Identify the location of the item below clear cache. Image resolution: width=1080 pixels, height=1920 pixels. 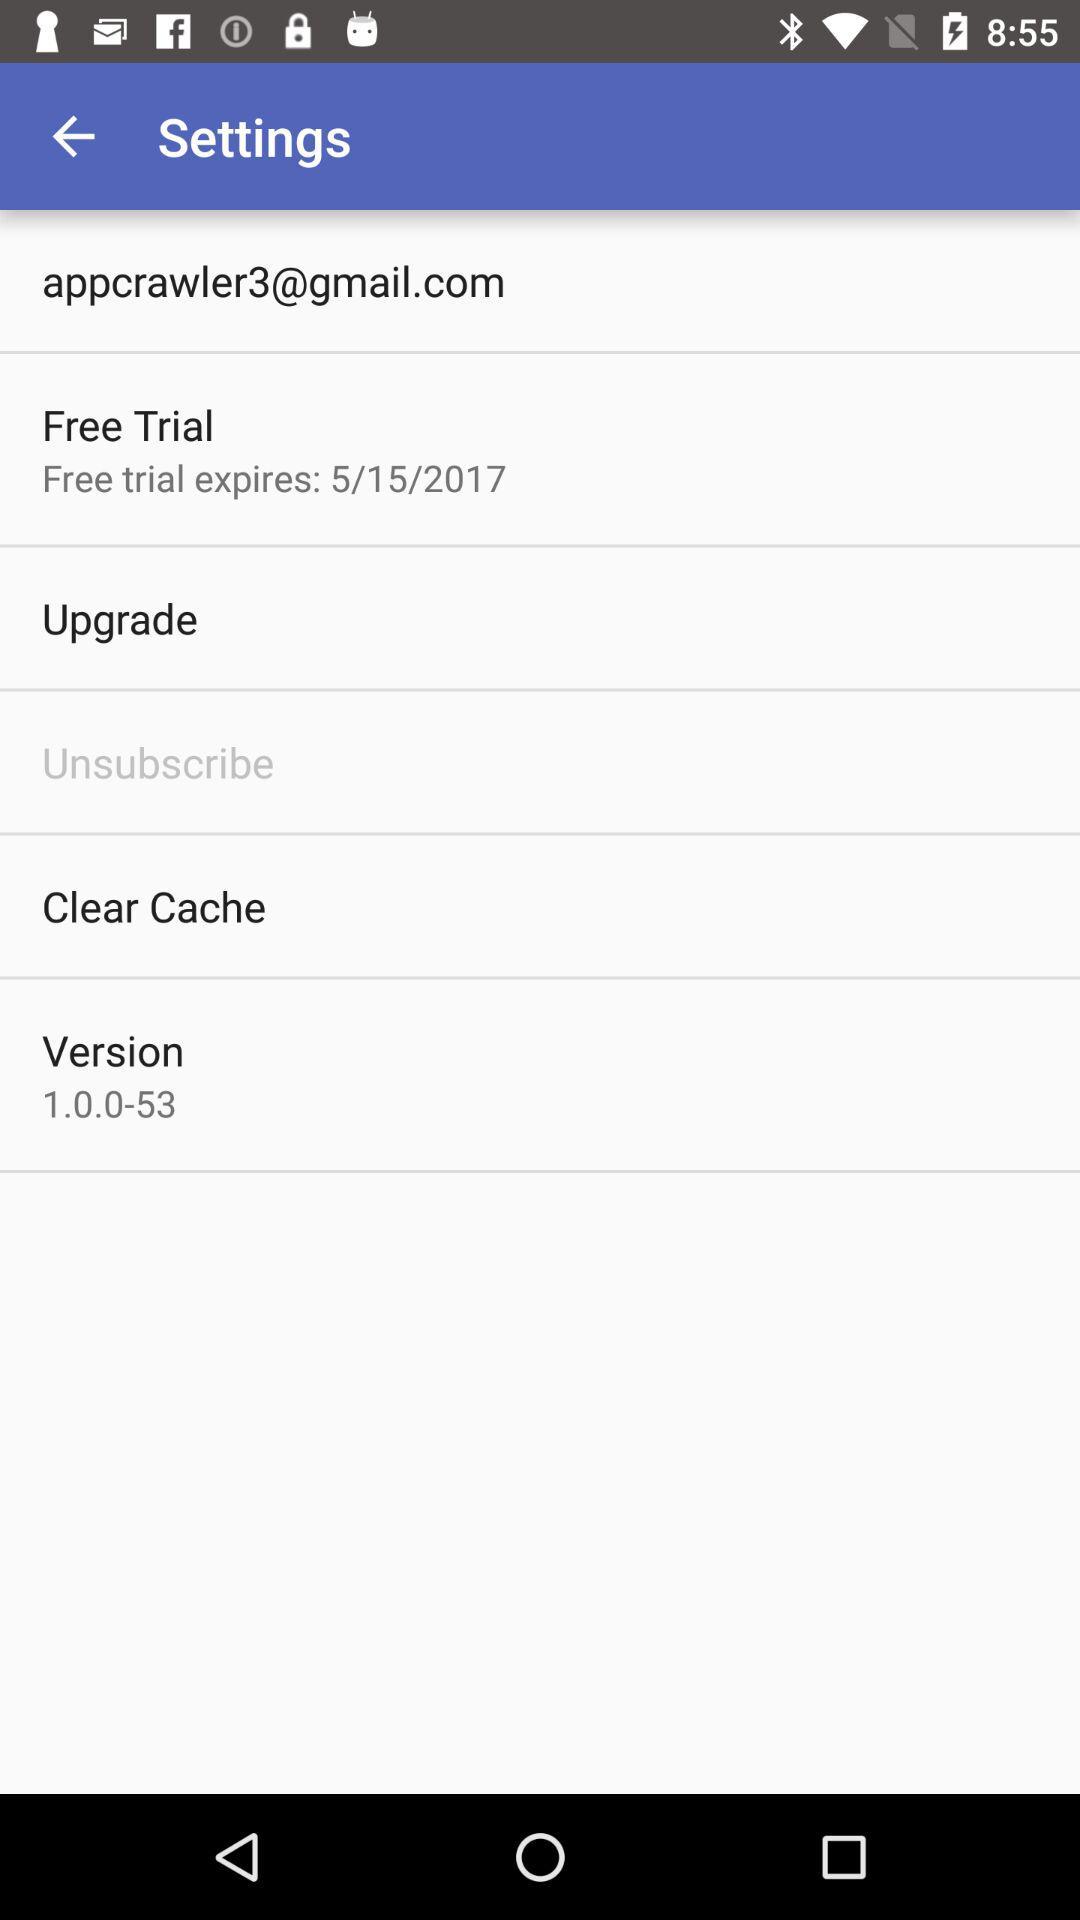
(113, 1049).